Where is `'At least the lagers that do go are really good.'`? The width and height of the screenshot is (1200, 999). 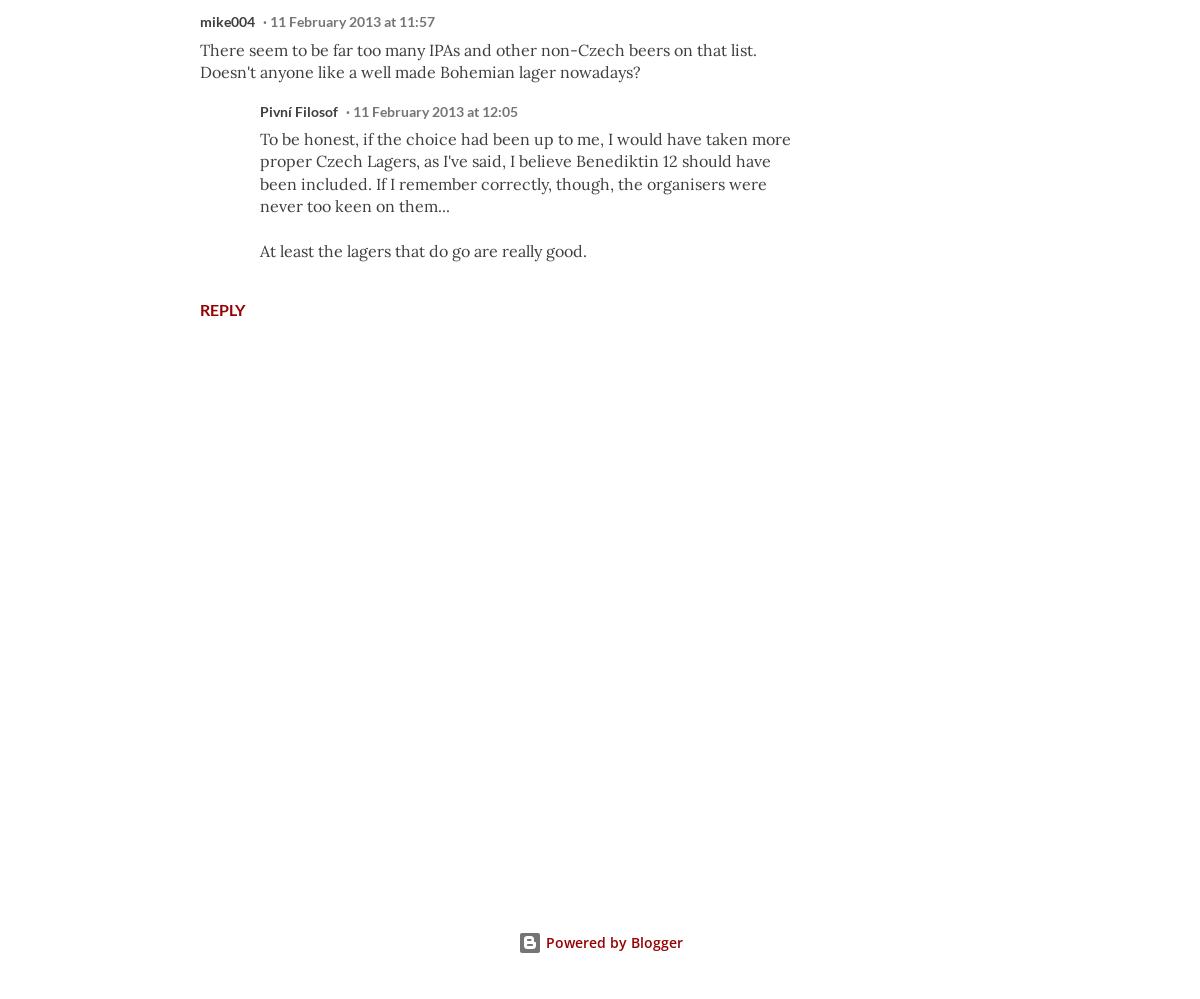
'At least the lagers that do go are really good.' is located at coordinates (259, 250).